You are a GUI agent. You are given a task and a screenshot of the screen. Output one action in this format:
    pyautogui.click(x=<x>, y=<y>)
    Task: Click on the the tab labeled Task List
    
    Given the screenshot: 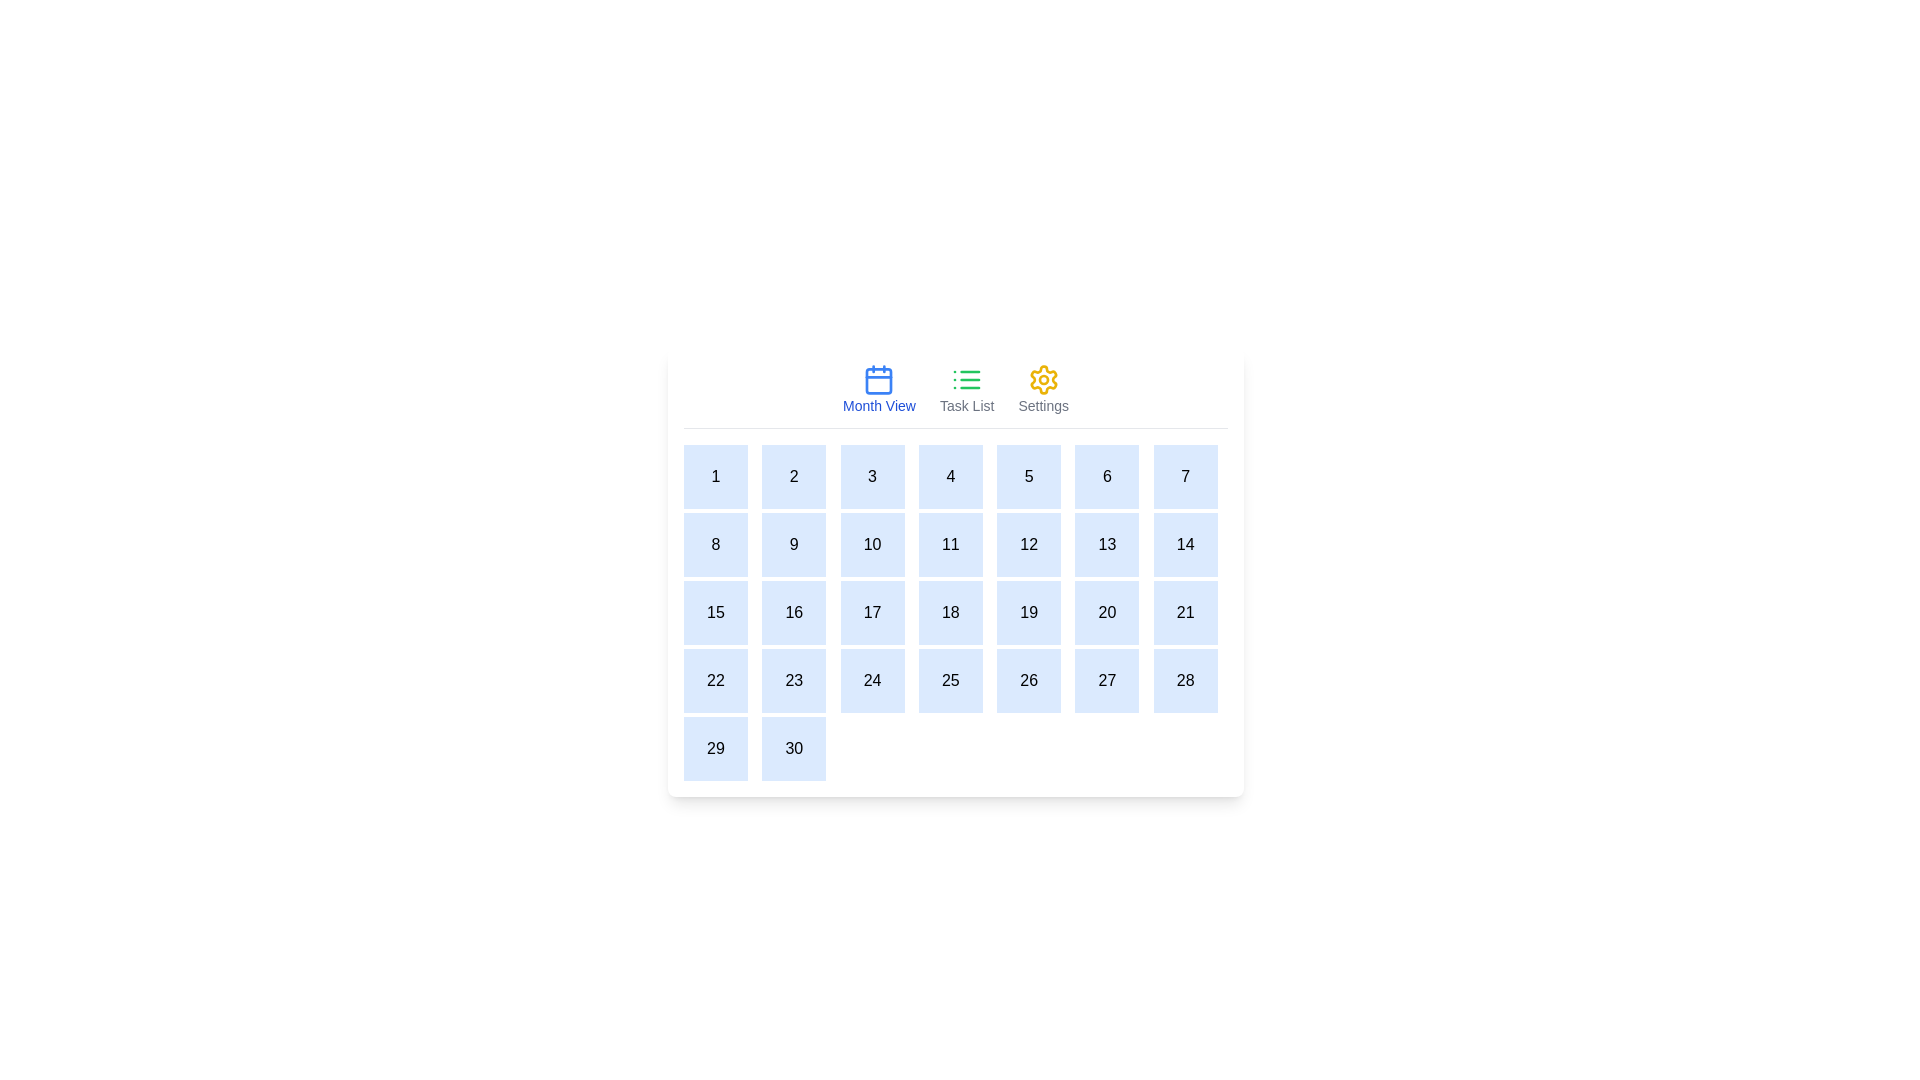 What is the action you would take?
    pyautogui.click(x=967, y=389)
    